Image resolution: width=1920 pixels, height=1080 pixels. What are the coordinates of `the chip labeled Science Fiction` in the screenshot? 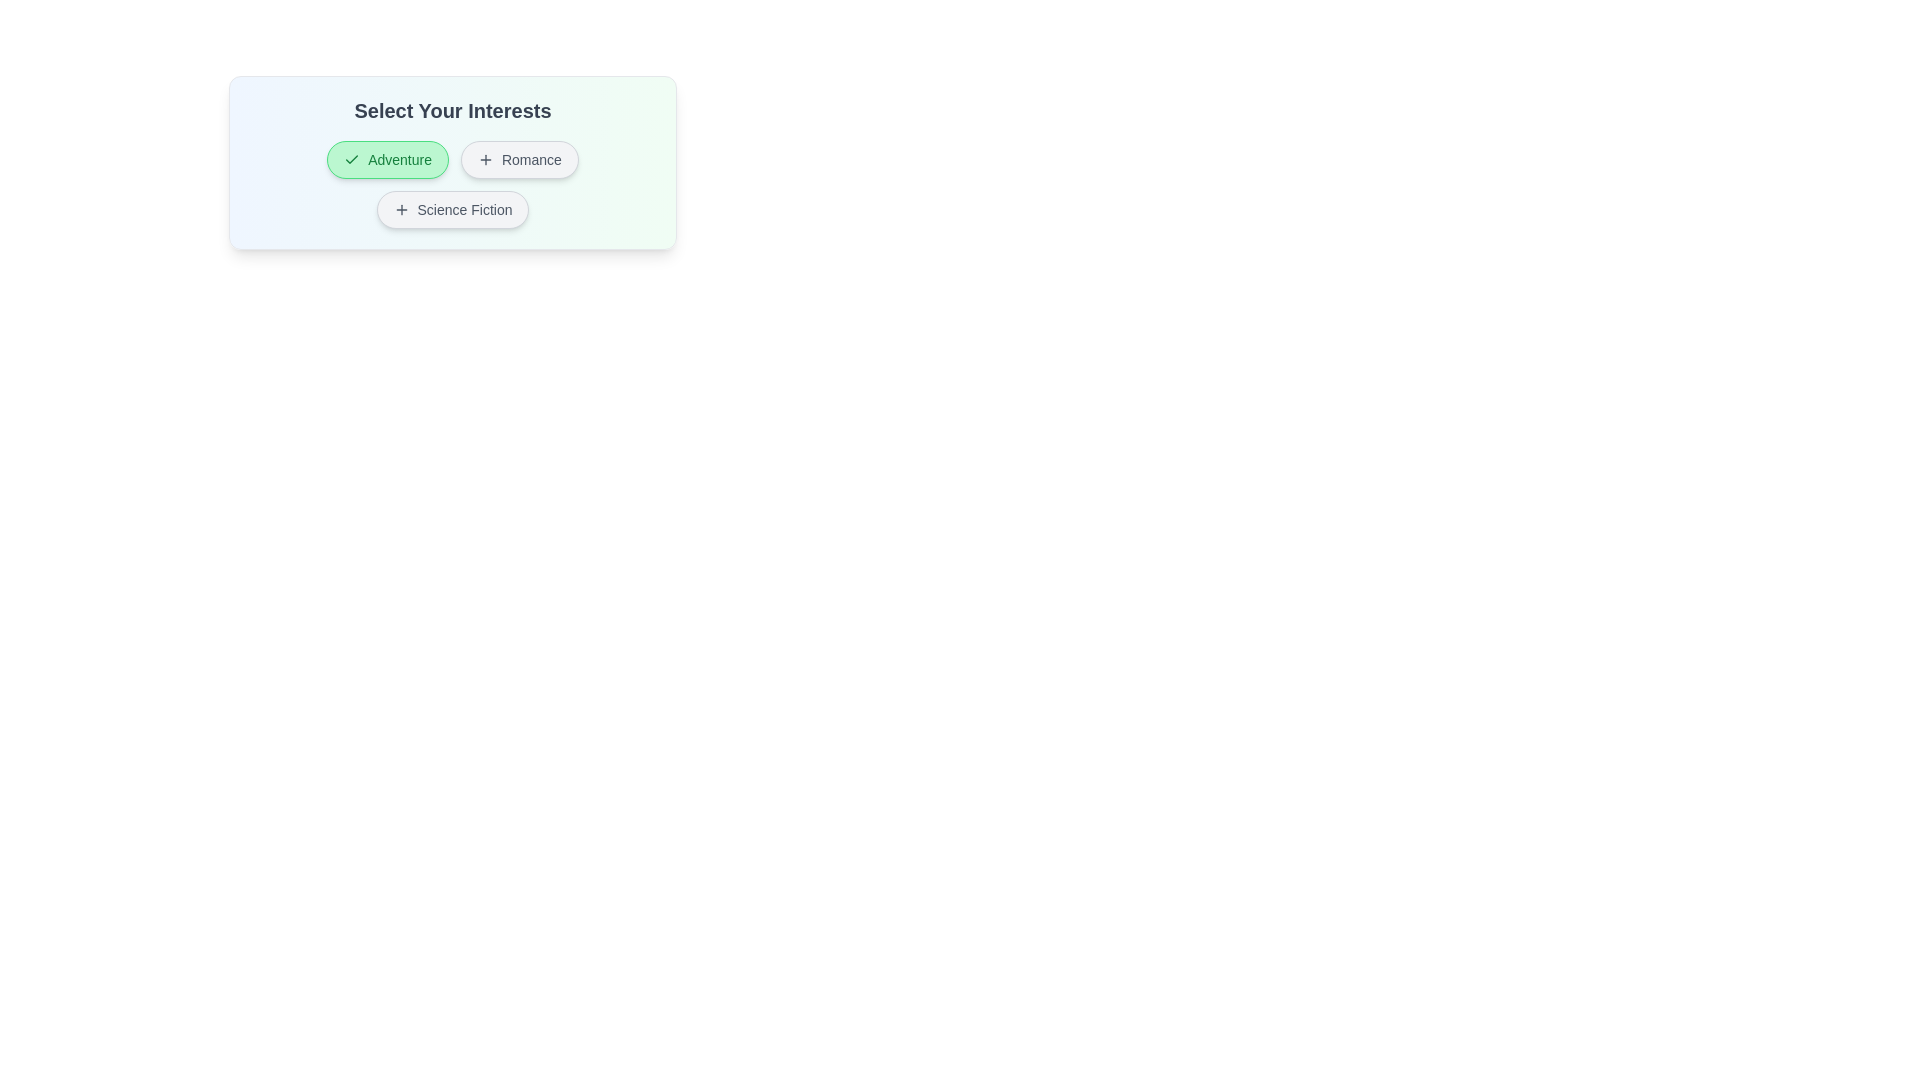 It's located at (451, 209).